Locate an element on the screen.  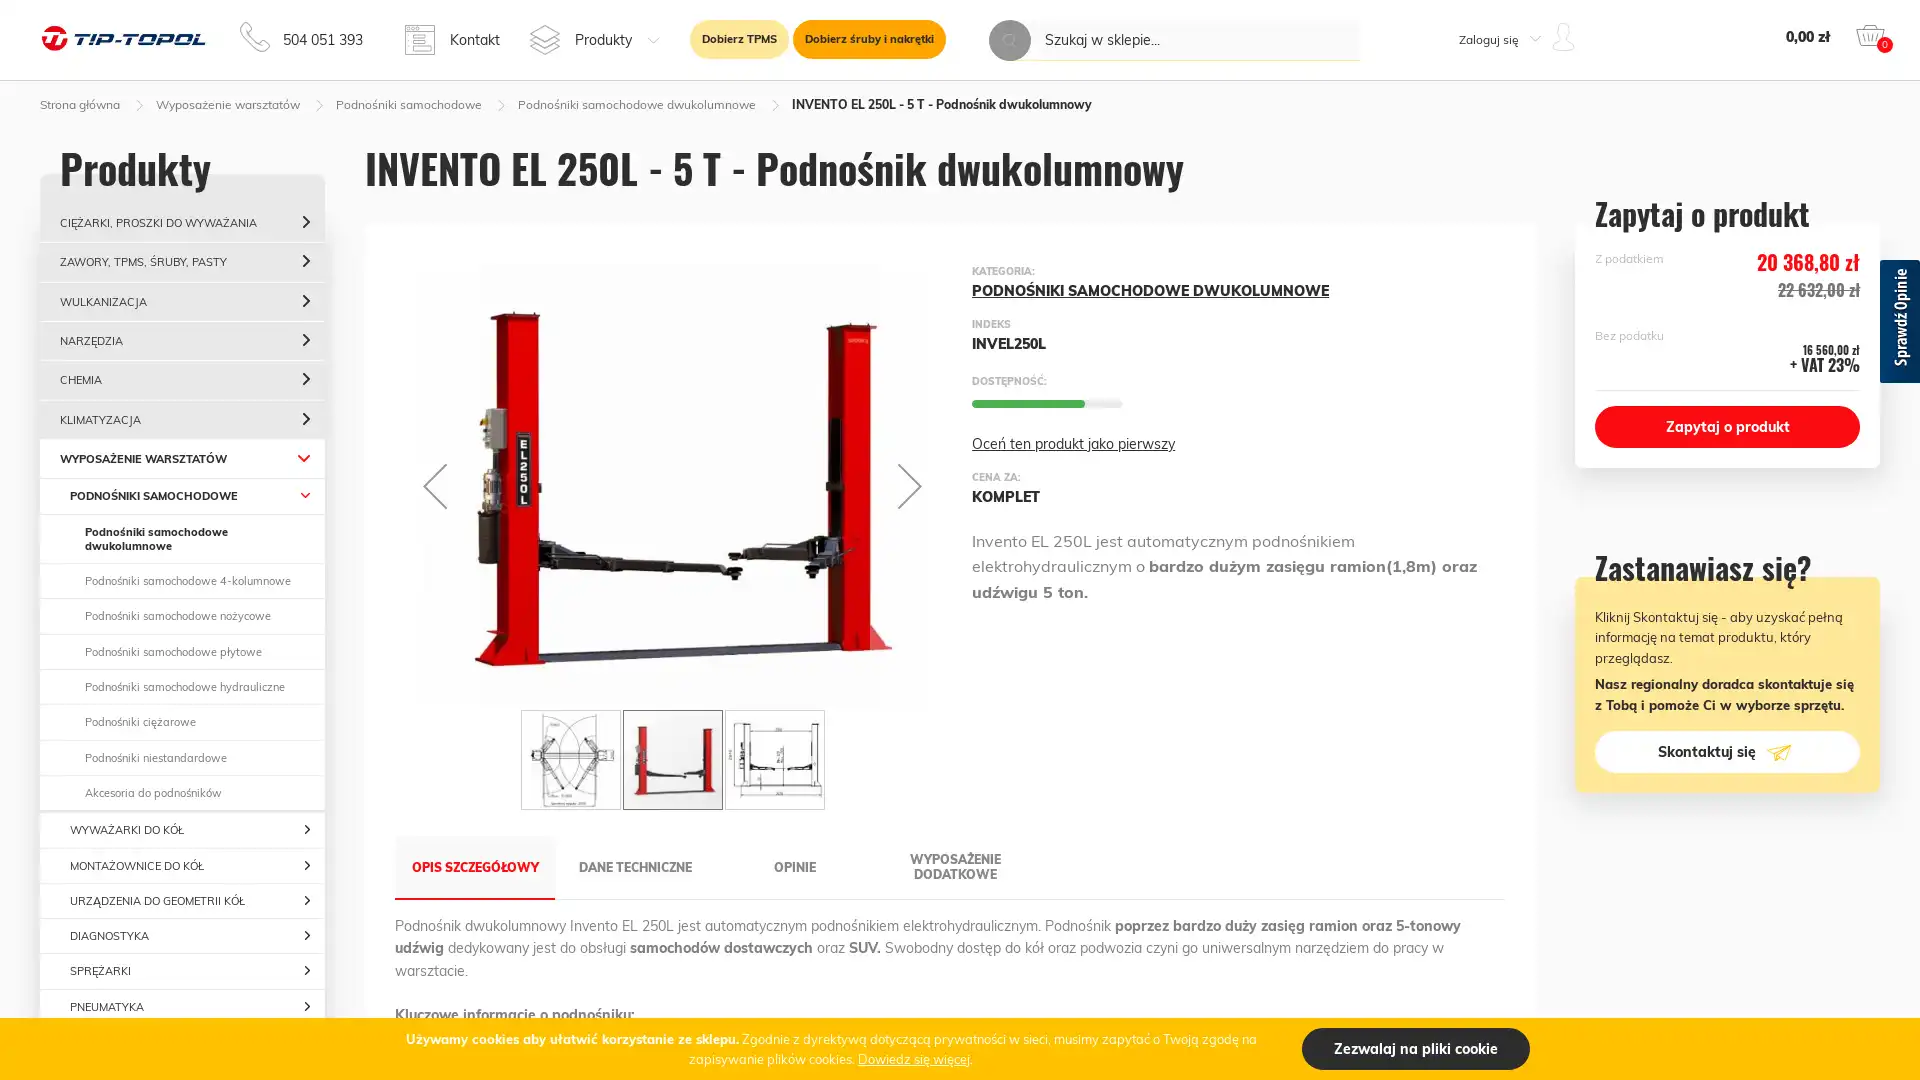
Previous is located at coordinates (434, 485).